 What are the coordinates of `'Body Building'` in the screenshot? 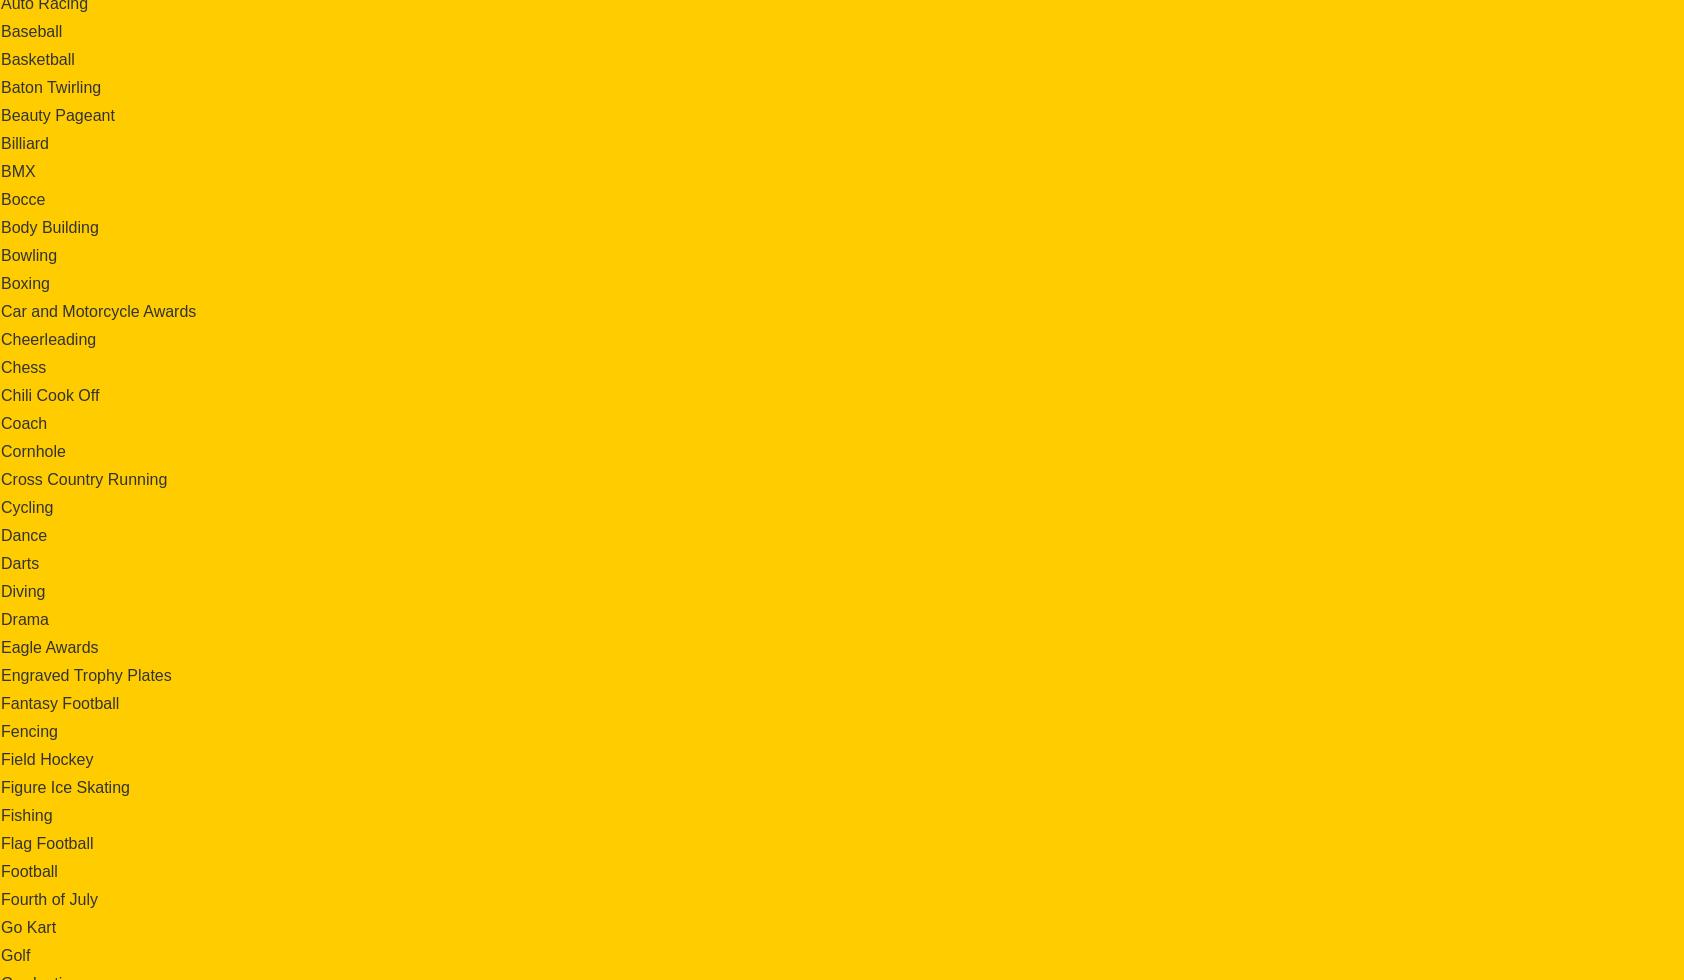 It's located at (48, 226).